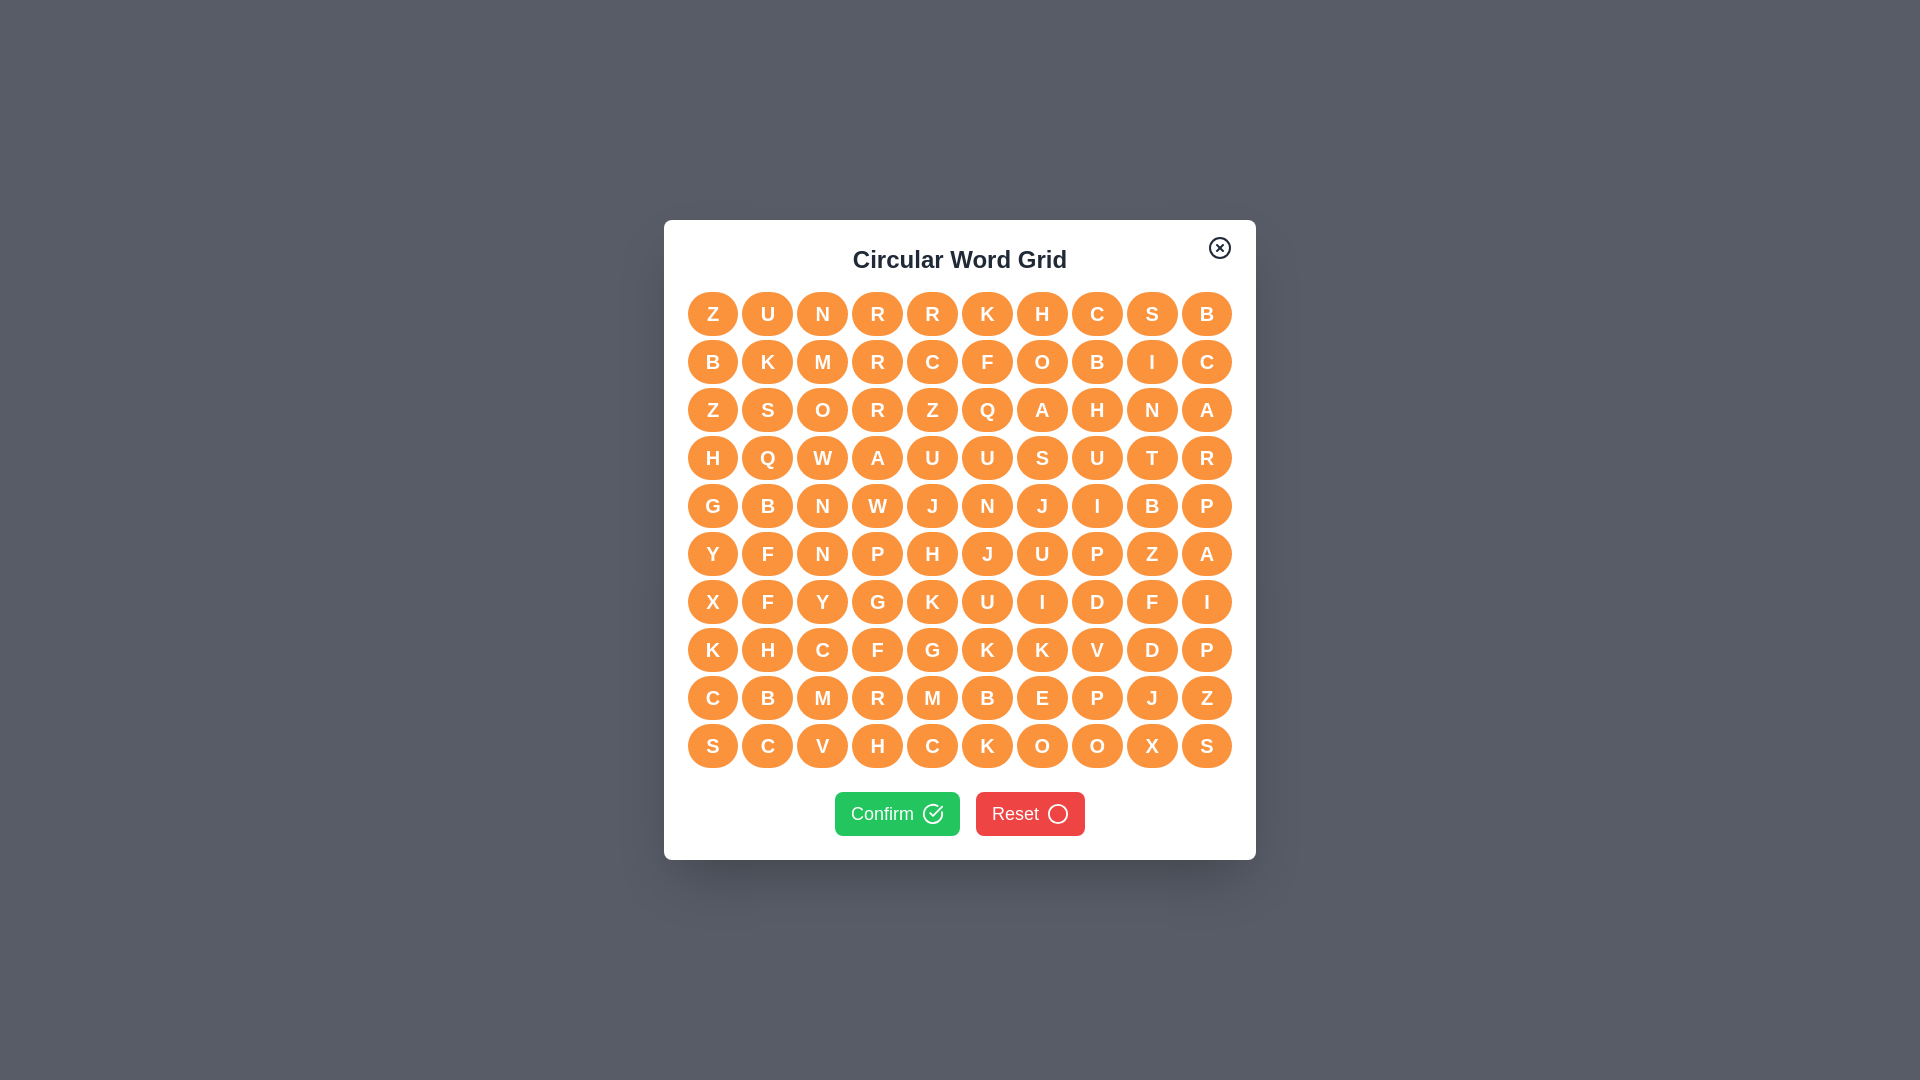  Describe the element at coordinates (1219, 246) in the screenshot. I see `close button to dismiss the component` at that location.